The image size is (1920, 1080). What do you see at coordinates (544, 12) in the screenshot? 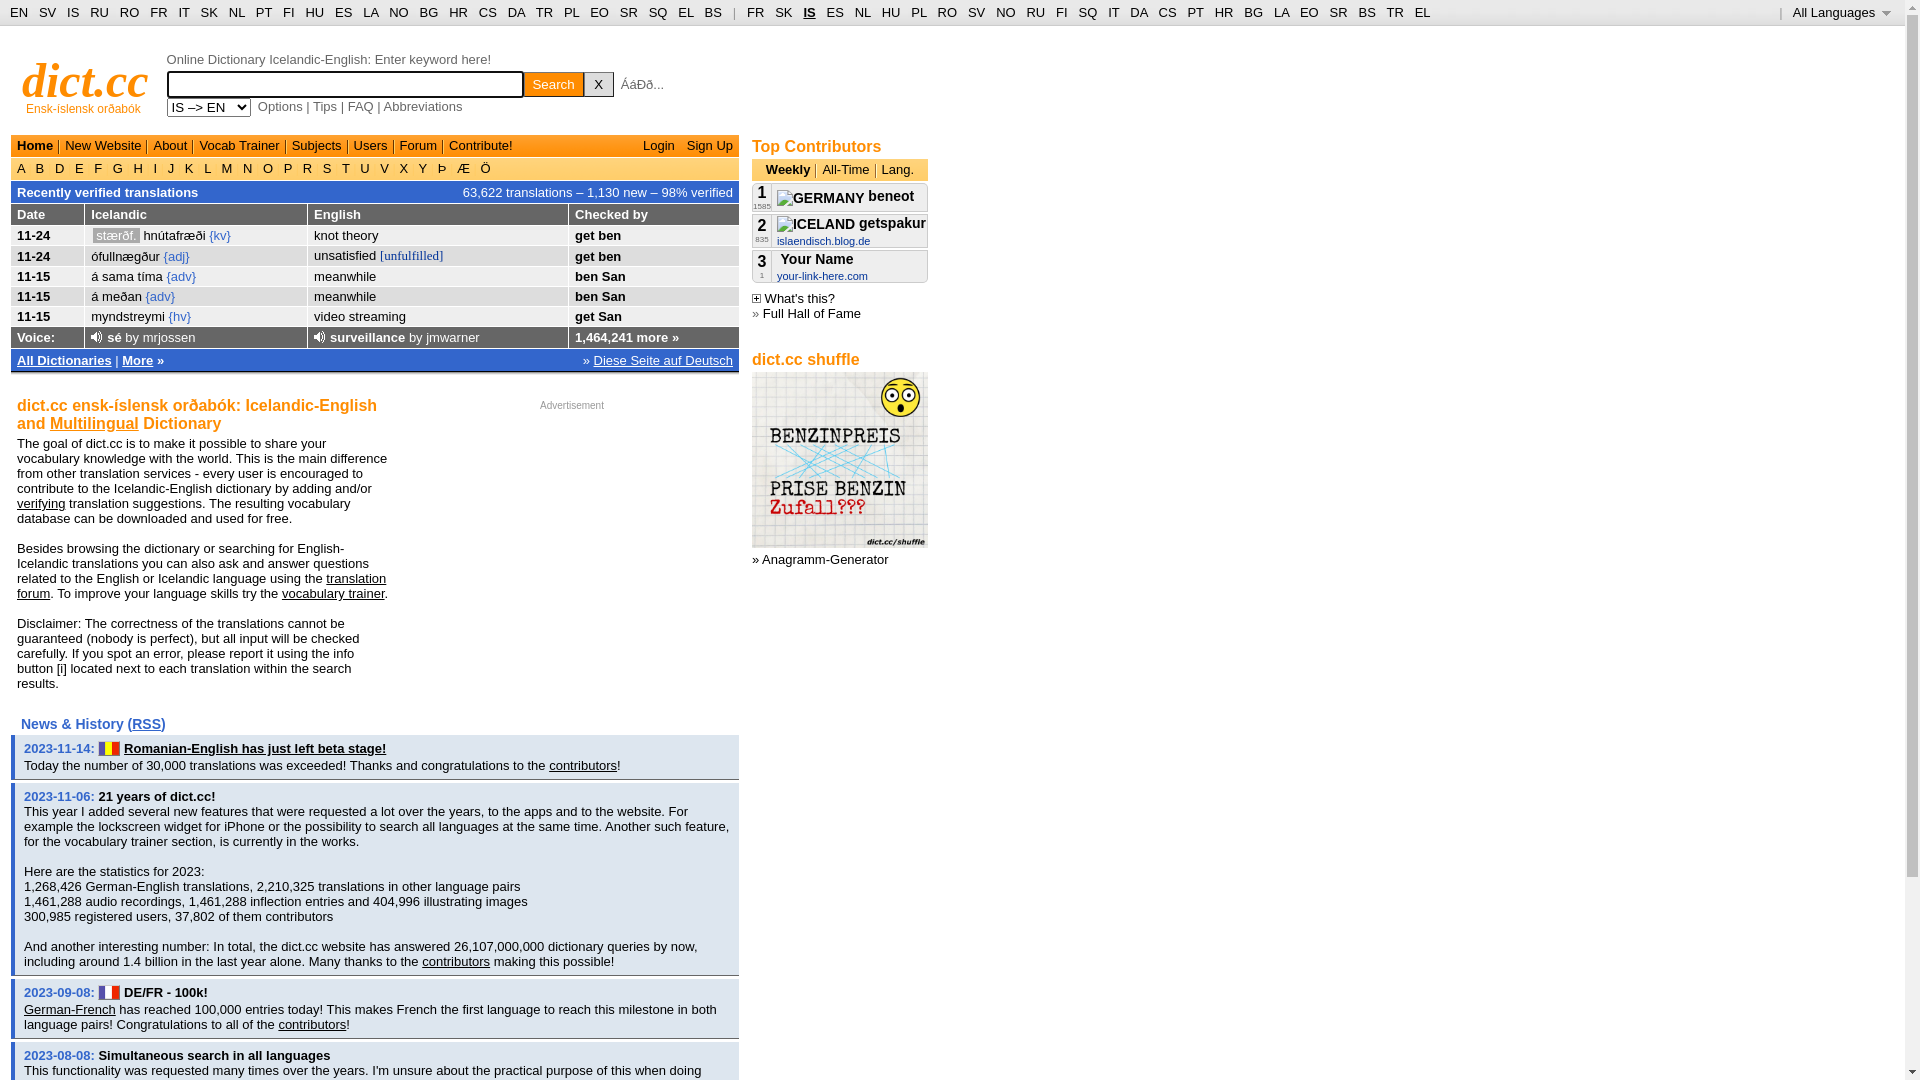
I see `'TR'` at bounding box center [544, 12].